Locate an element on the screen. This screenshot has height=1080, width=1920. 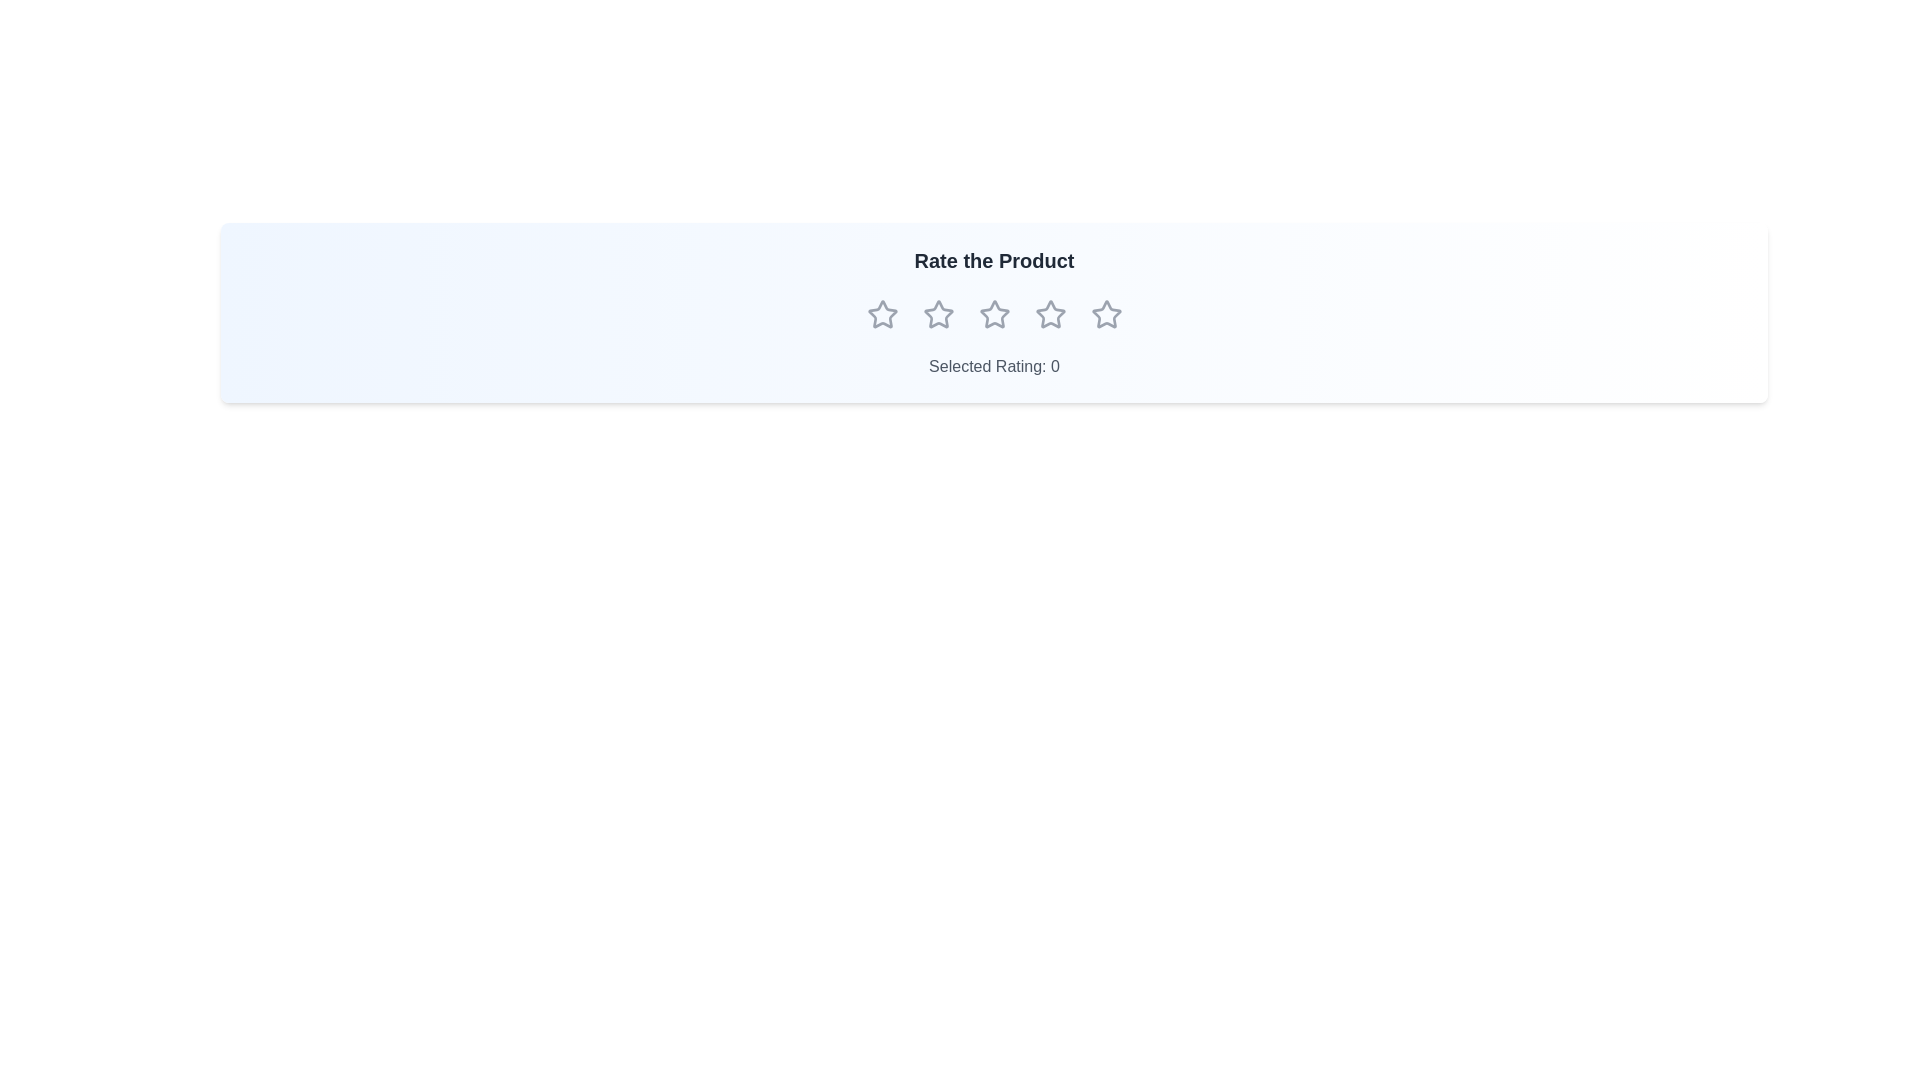
the first star in the rating input component is located at coordinates (881, 315).